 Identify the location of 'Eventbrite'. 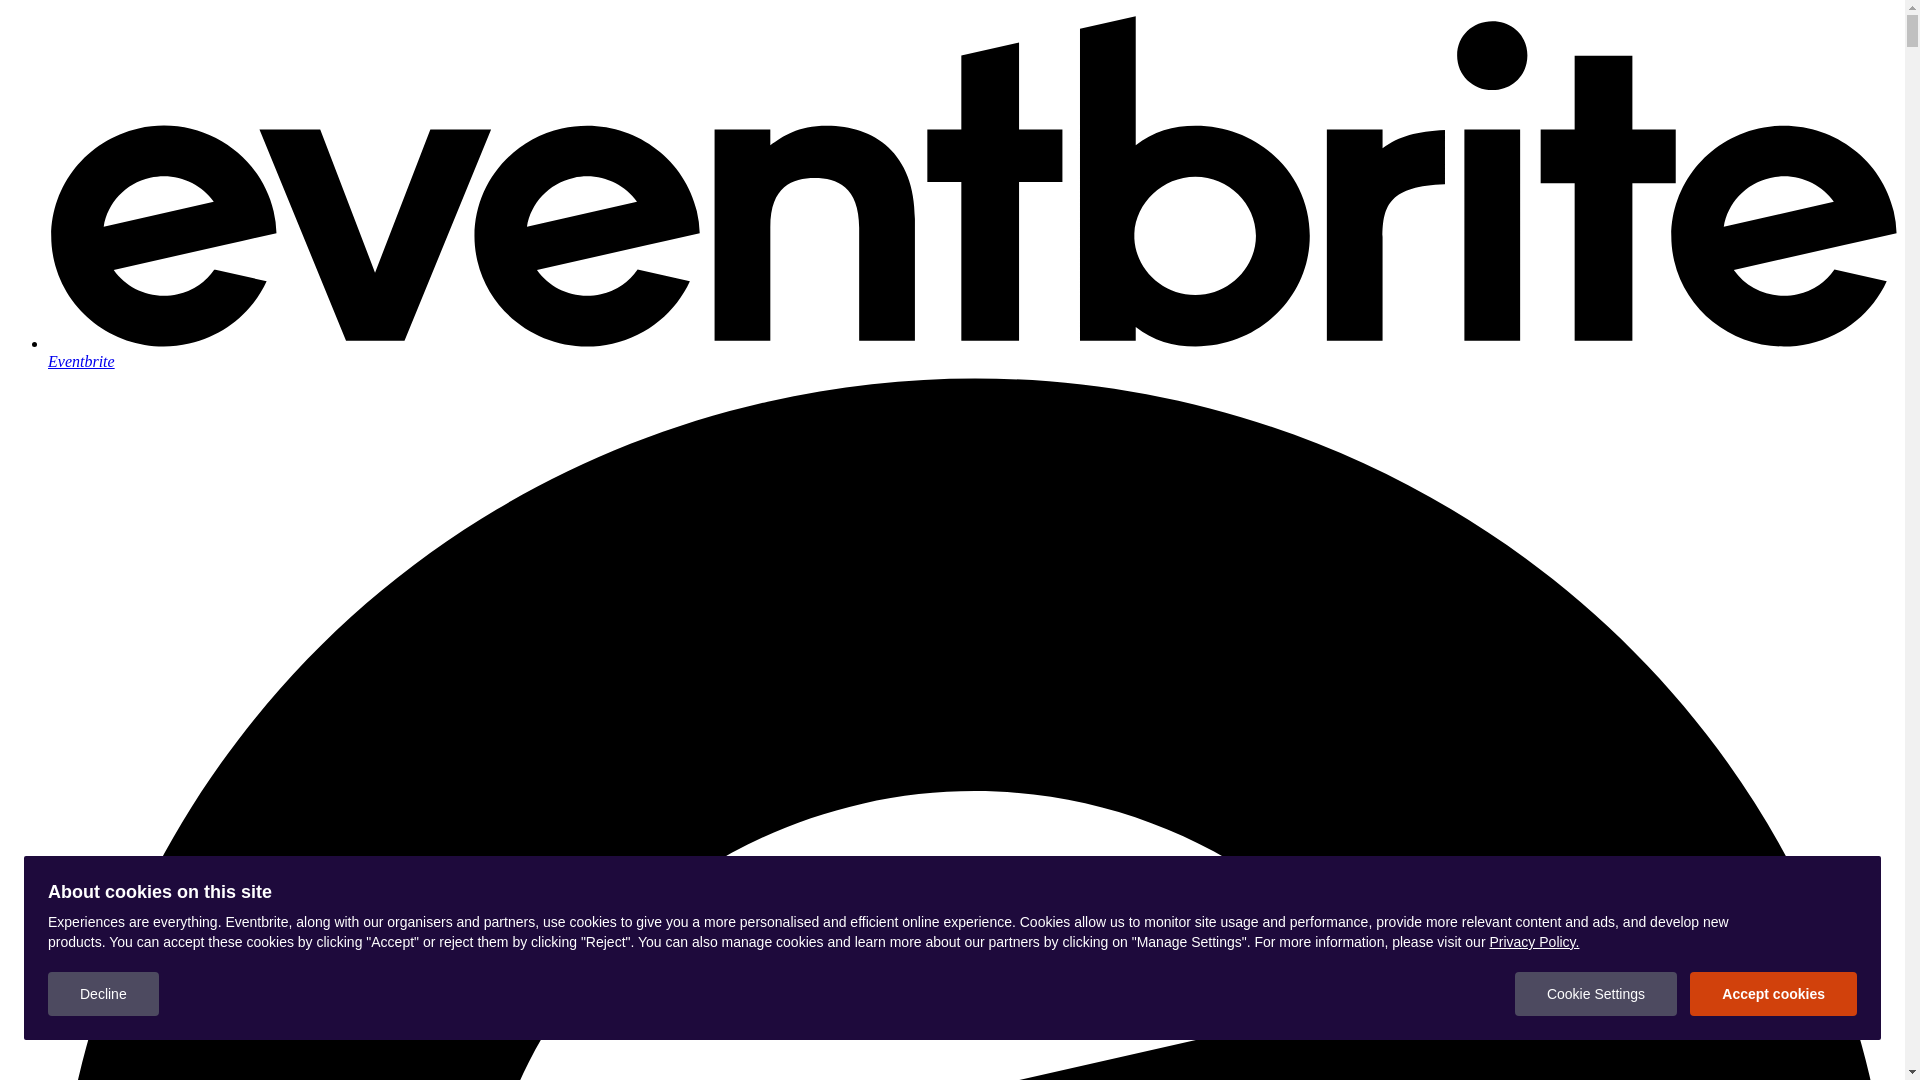
(48, 351).